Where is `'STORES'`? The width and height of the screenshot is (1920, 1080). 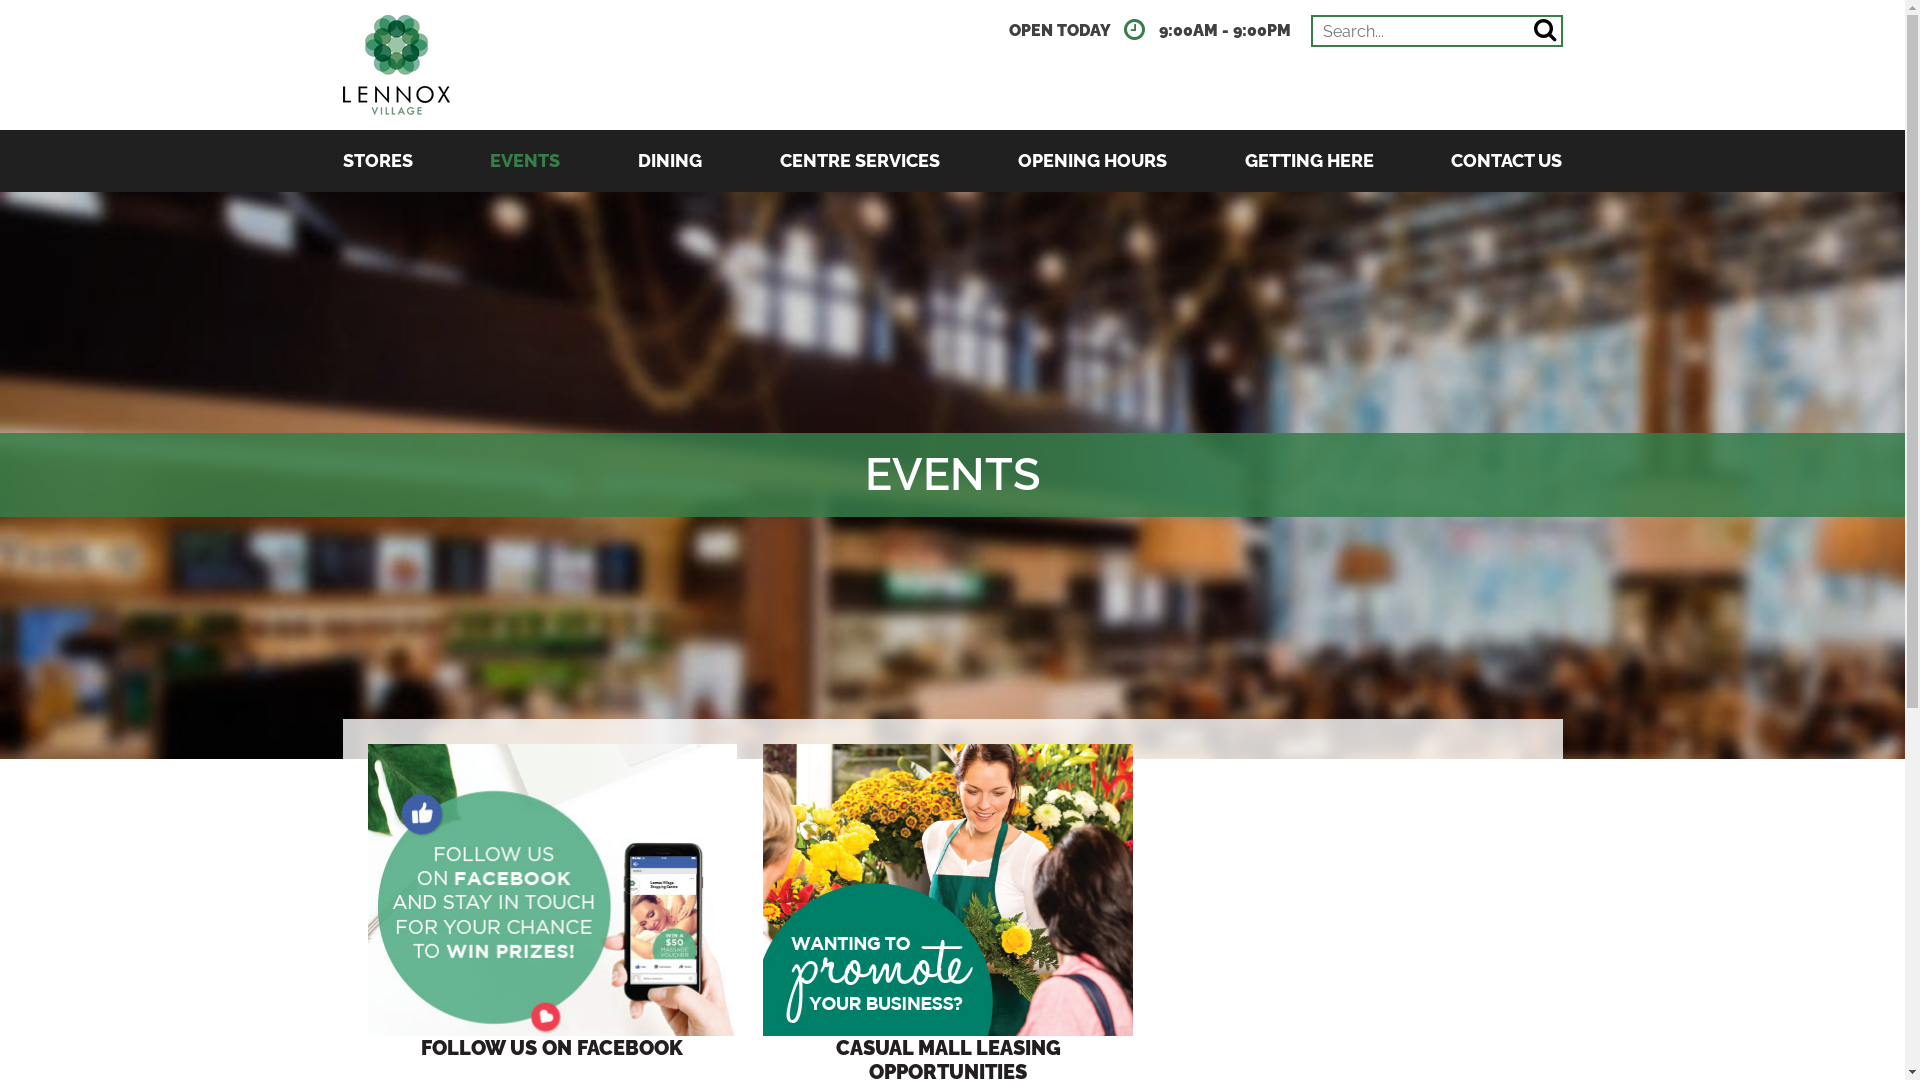 'STORES' is located at coordinates (377, 160).